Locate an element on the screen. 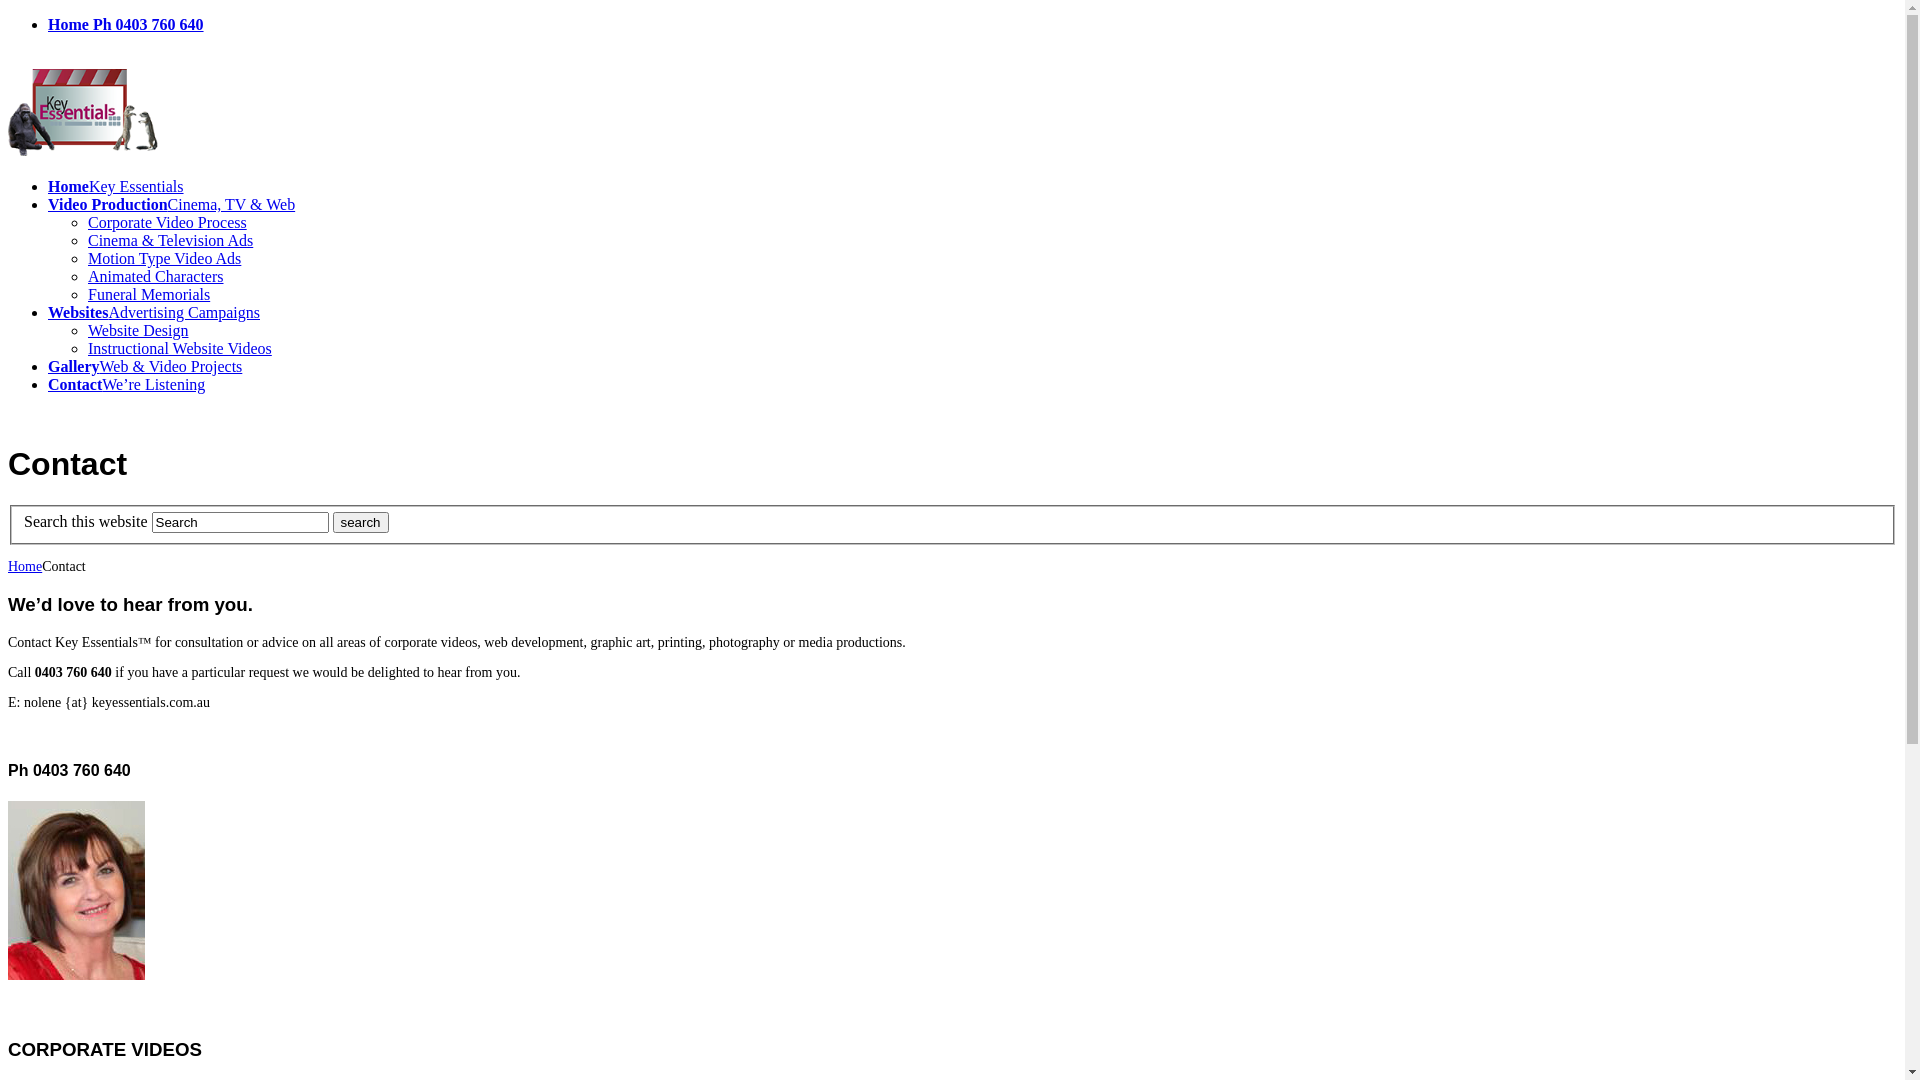 The height and width of the screenshot is (1080, 1920). 'Instructional Website Videos' is located at coordinates (180, 347).